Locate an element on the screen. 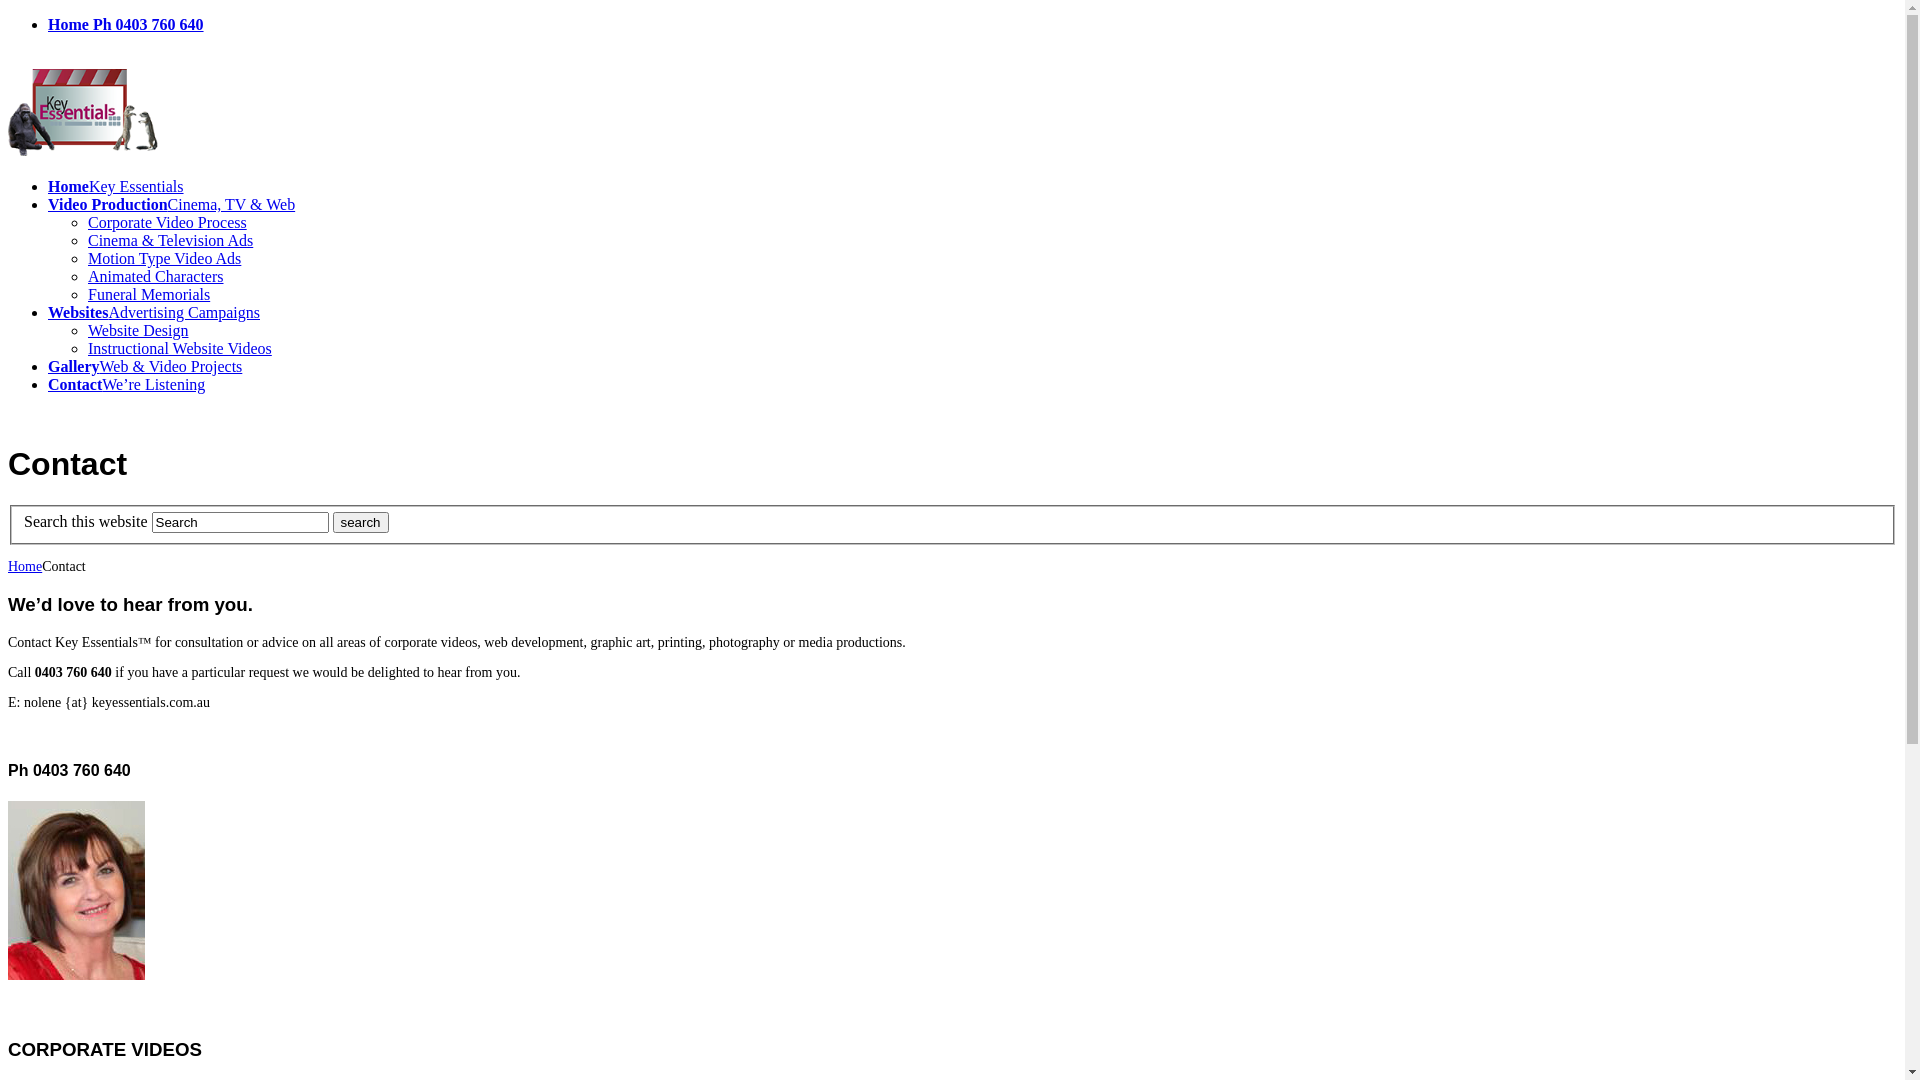 The height and width of the screenshot is (1080, 1920). 'Instructional Website Videos' is located at coordinates (180, 347).